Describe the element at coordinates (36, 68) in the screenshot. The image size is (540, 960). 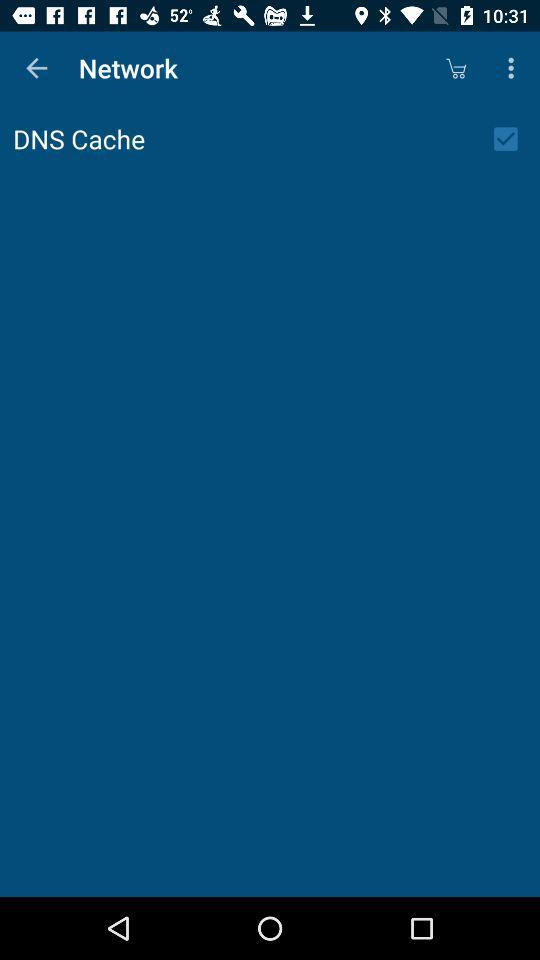
I see `item above the dns cache` at that location.